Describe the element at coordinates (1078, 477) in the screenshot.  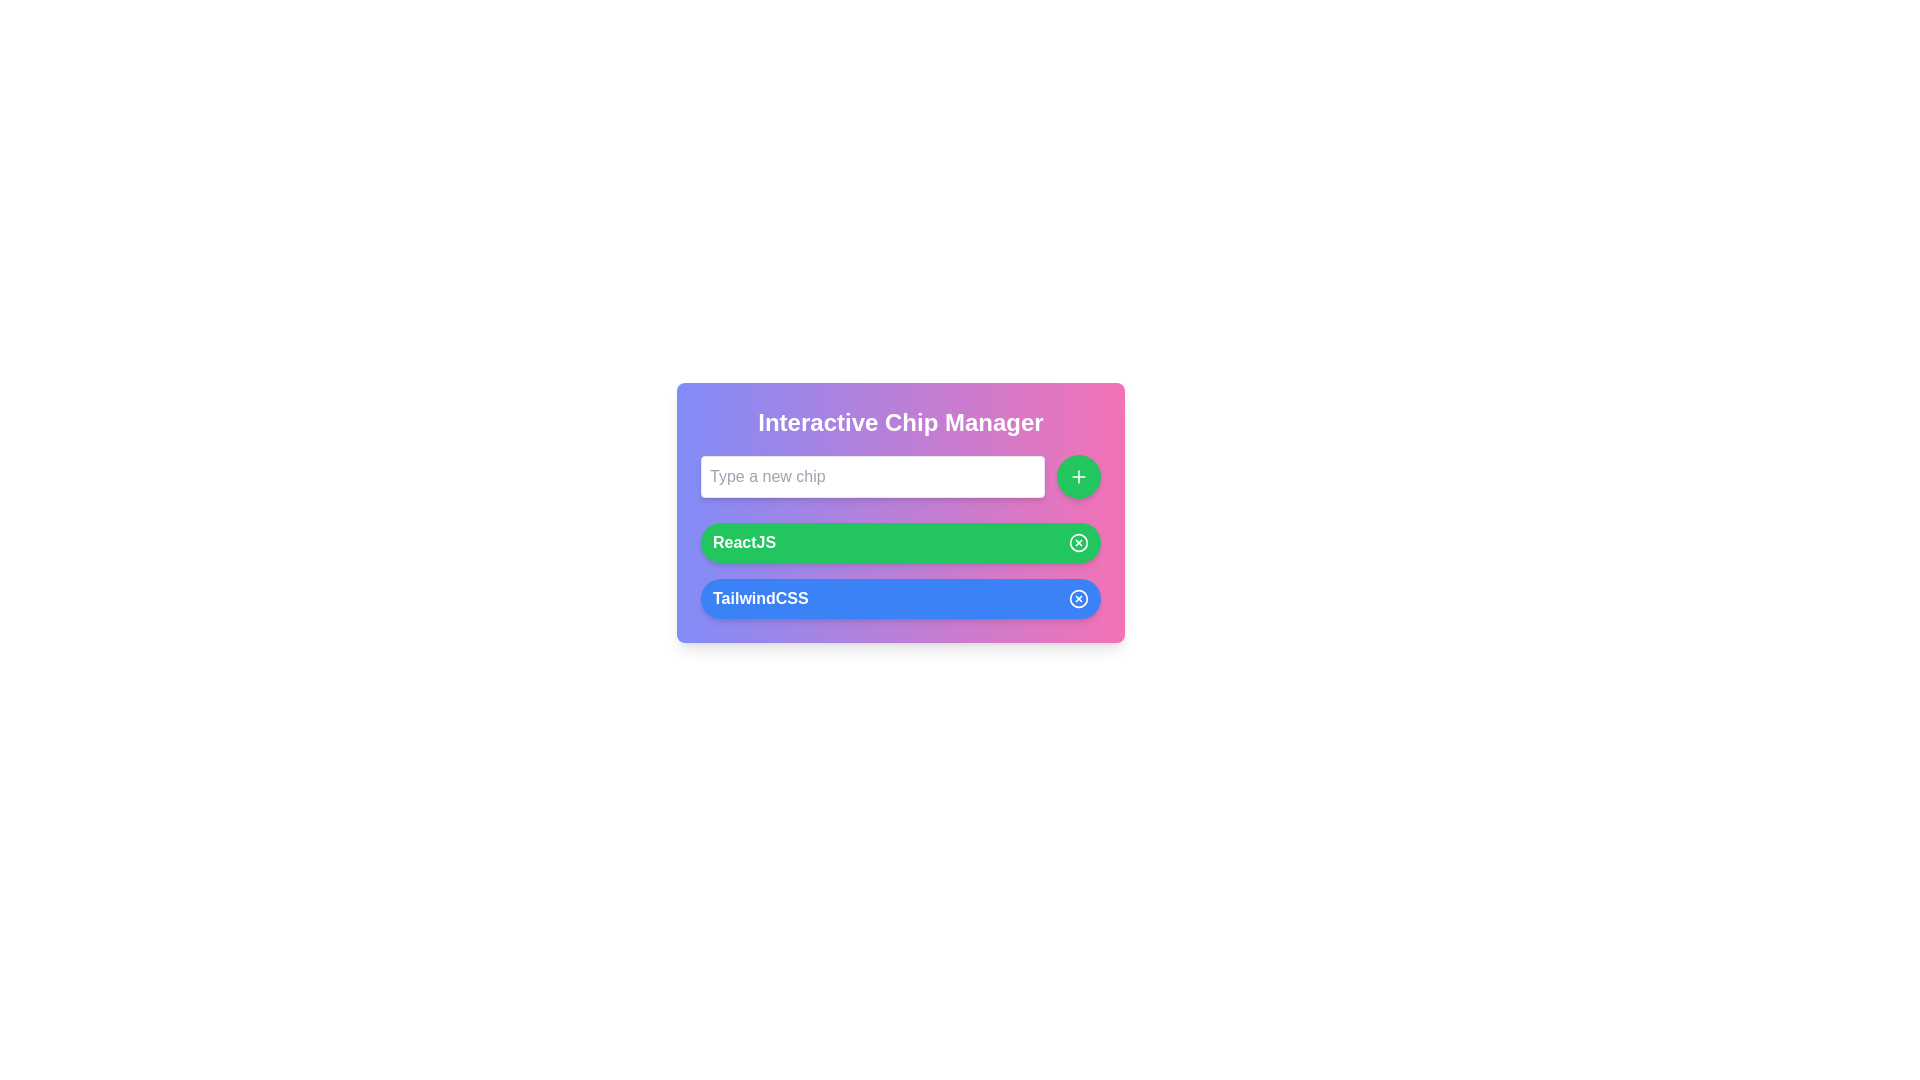
I see `the green circular button with a plus sign located at the top-right corner of the 'Interactive Chip Manager' panel` at that location.